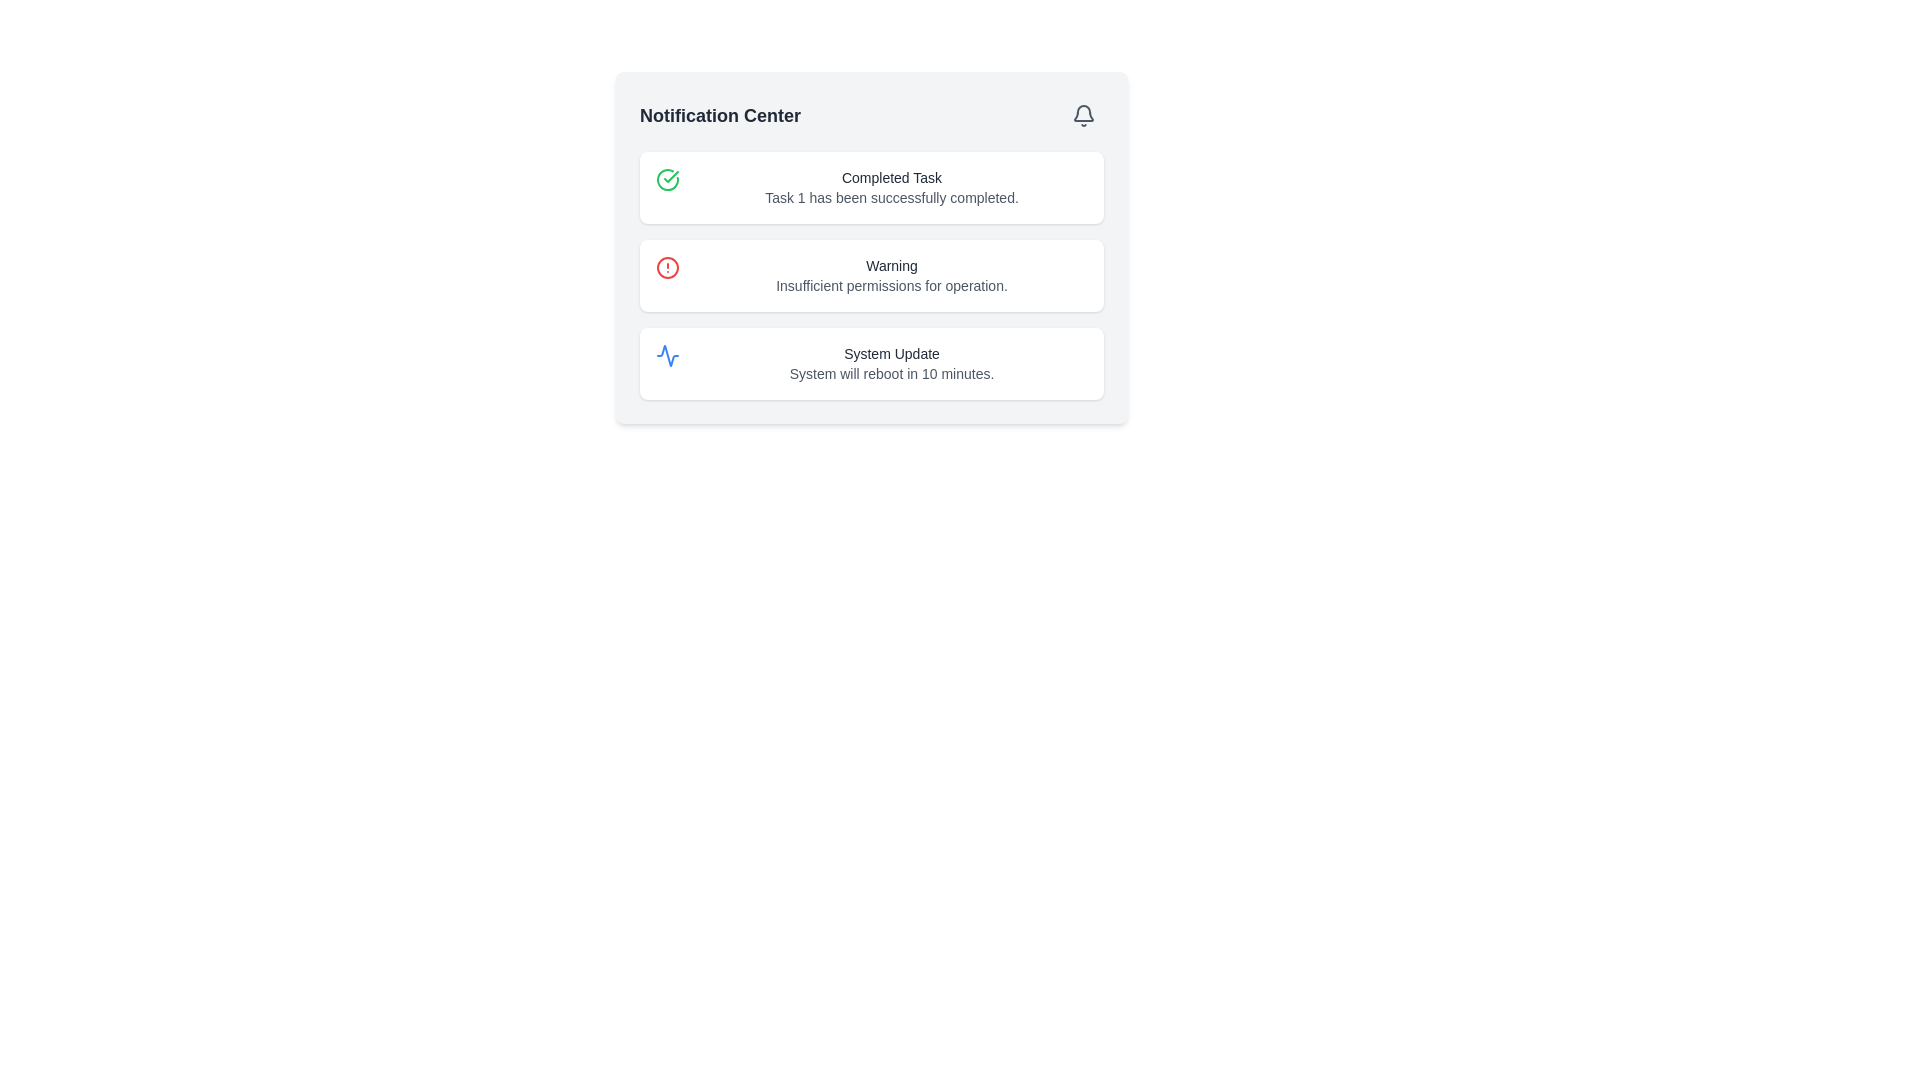  Describe the element at coordinates (891, 276) in the screenshot. I see `the Notification panel item titled 'Warning' with the message 'Insufficient permissions for operation.' in the Notification Center` at that location.